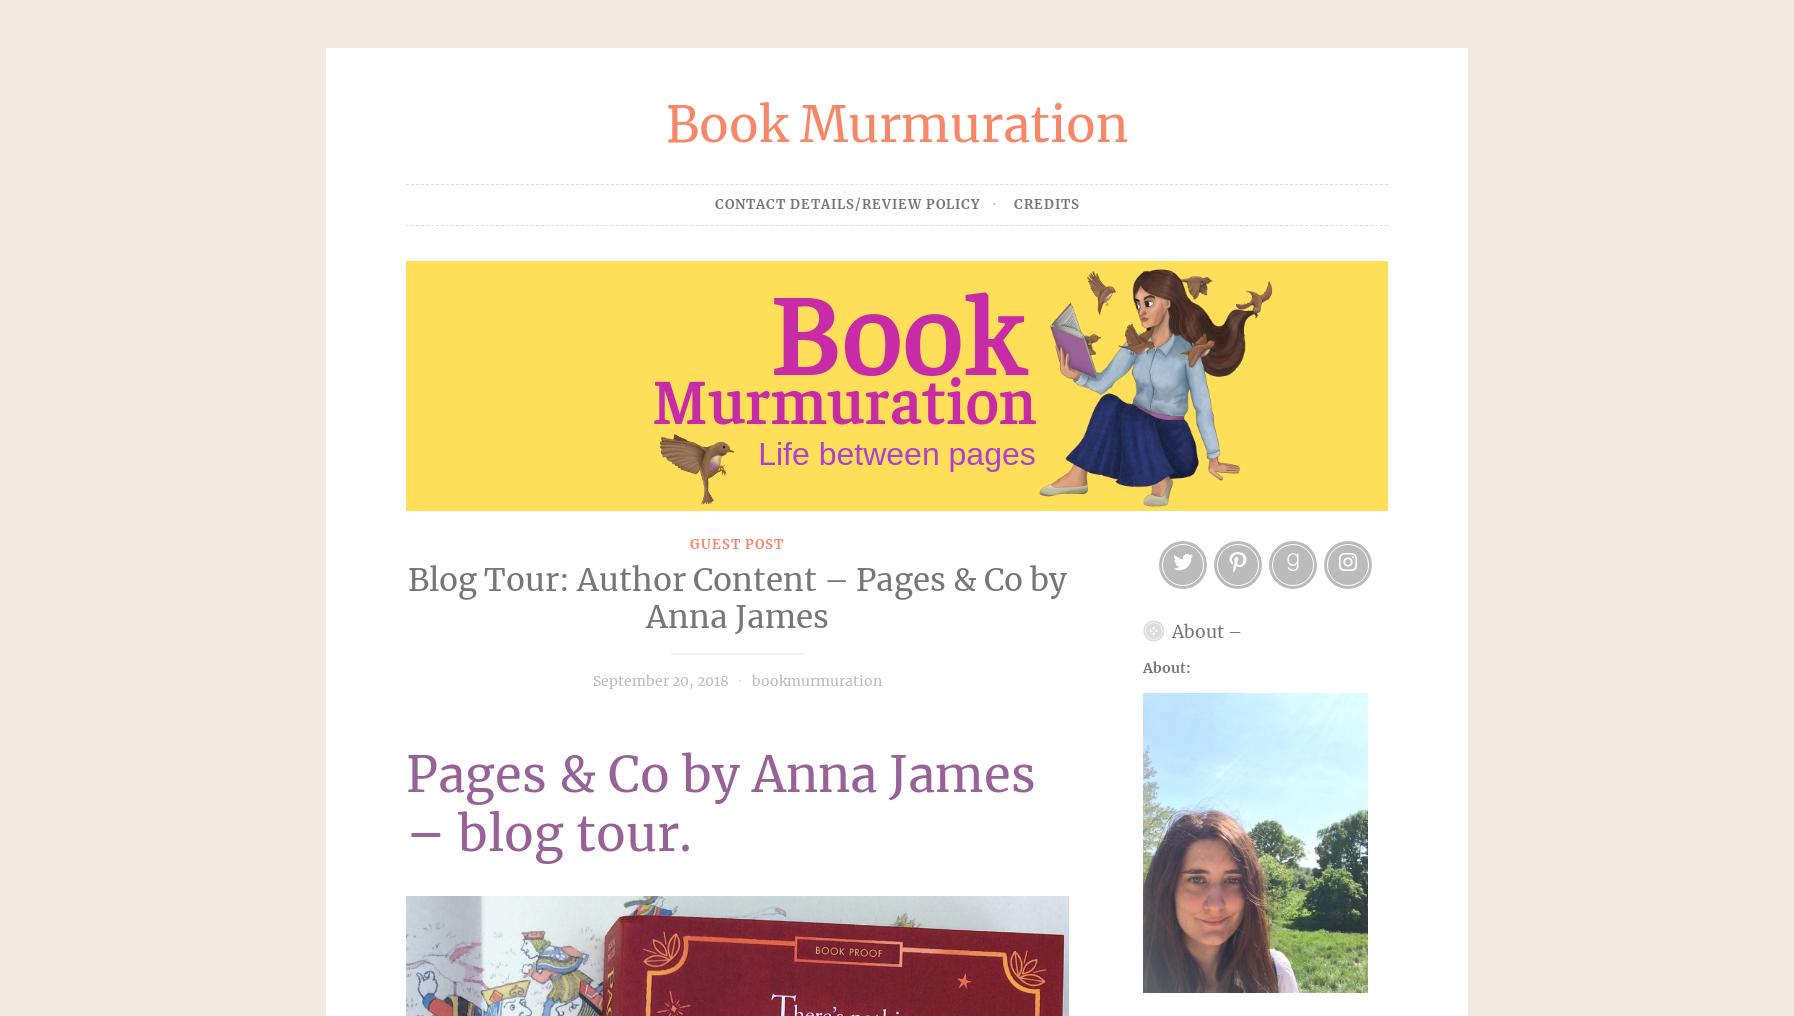 The image size is (1794, 1016). Describe the element at coordinates (736, 542) in the screenshot. I see `'Guest Post'` at that location.